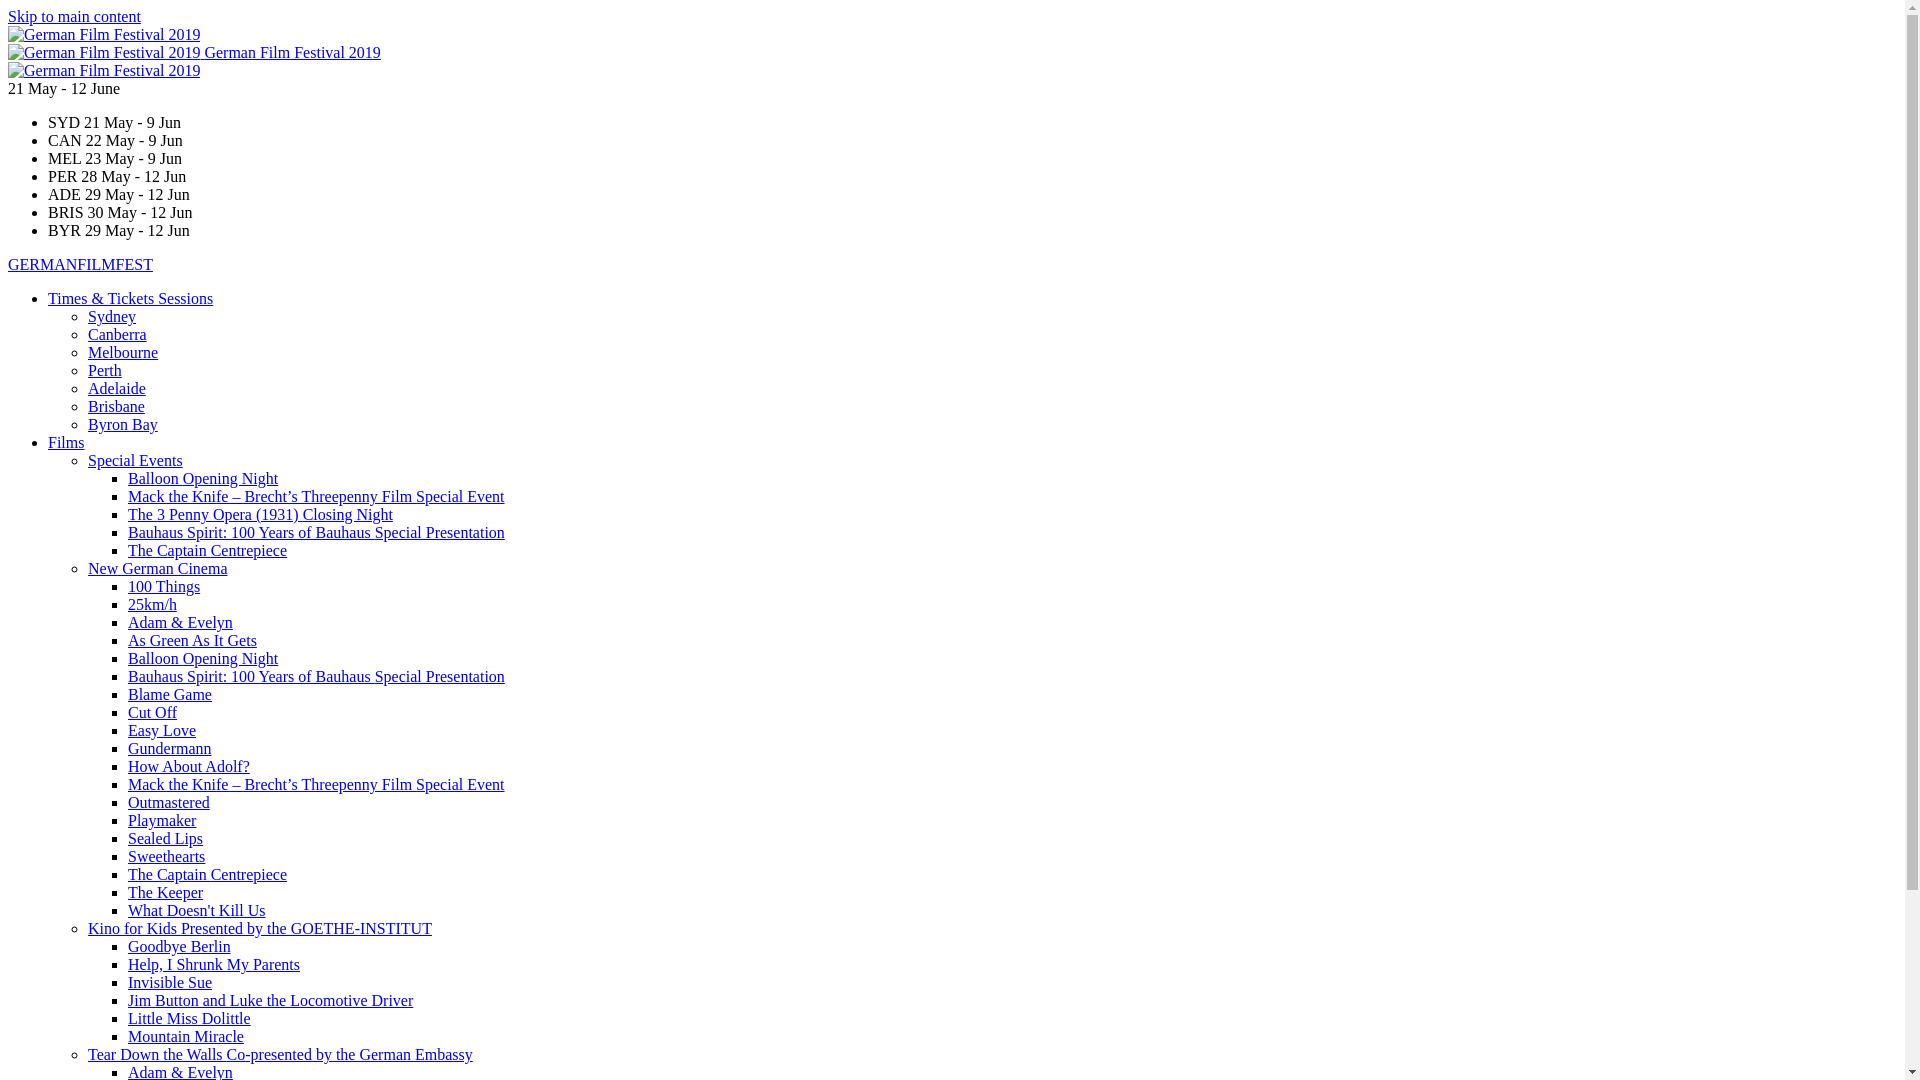 This screenshot has height=1080, width=1920. I want to click on 'Little Miss Dolittle', so click(189, 1018).